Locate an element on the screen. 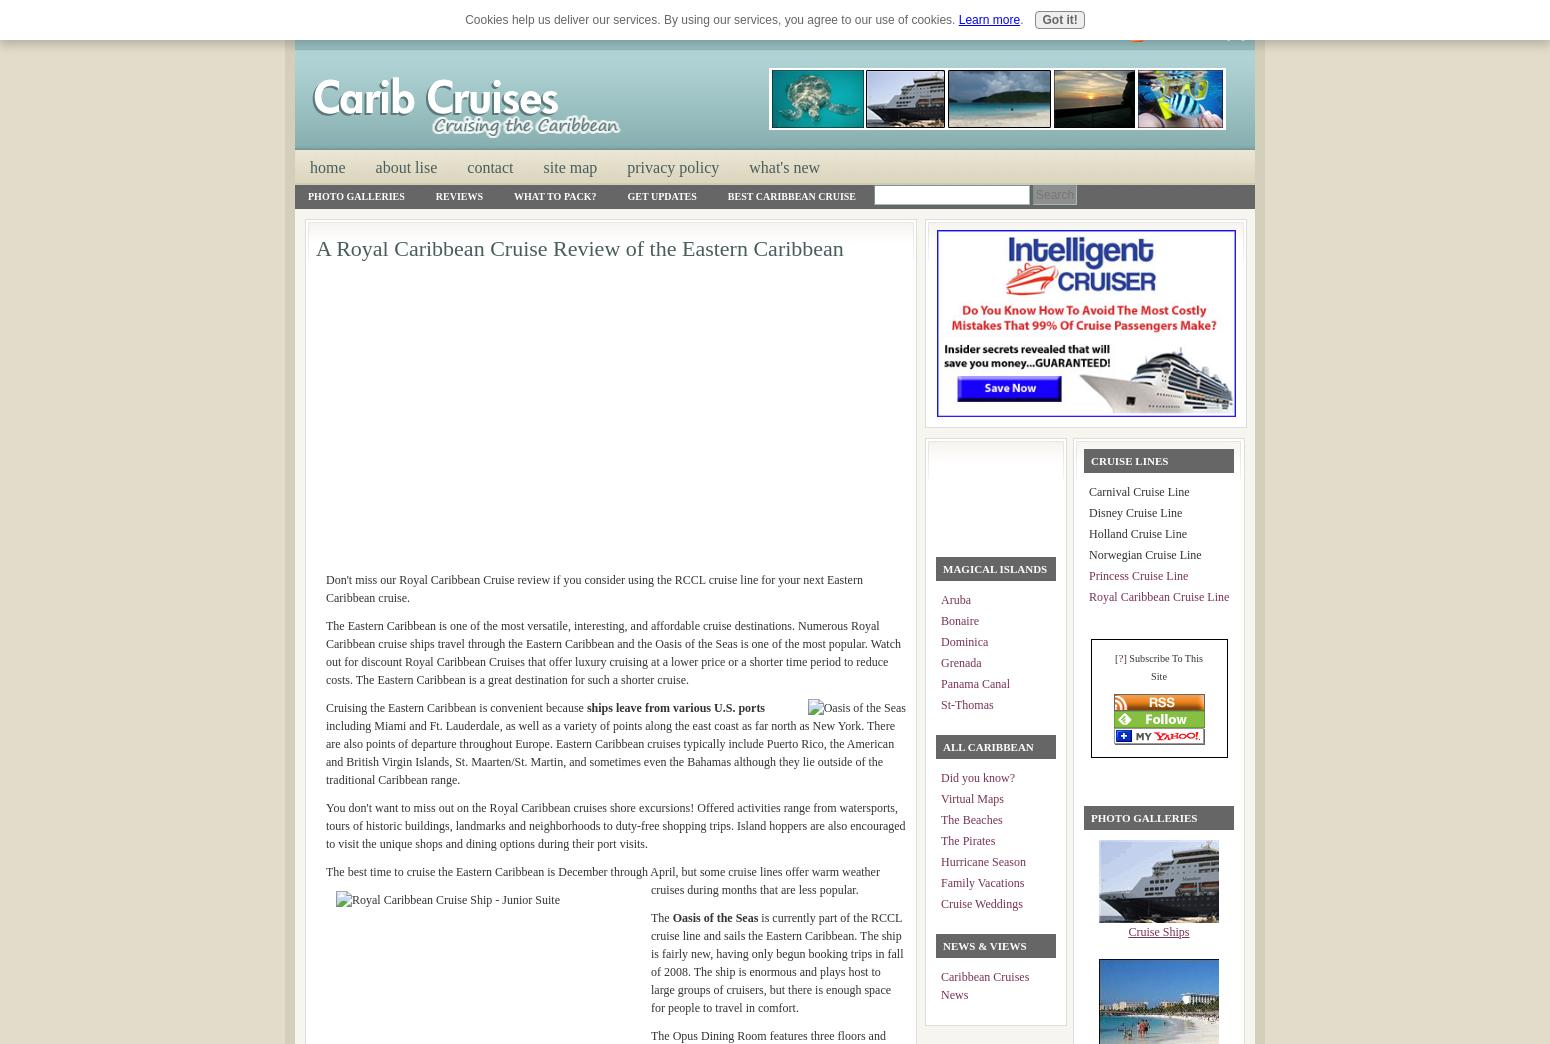  ']' is located at coordinates (1237, 33).